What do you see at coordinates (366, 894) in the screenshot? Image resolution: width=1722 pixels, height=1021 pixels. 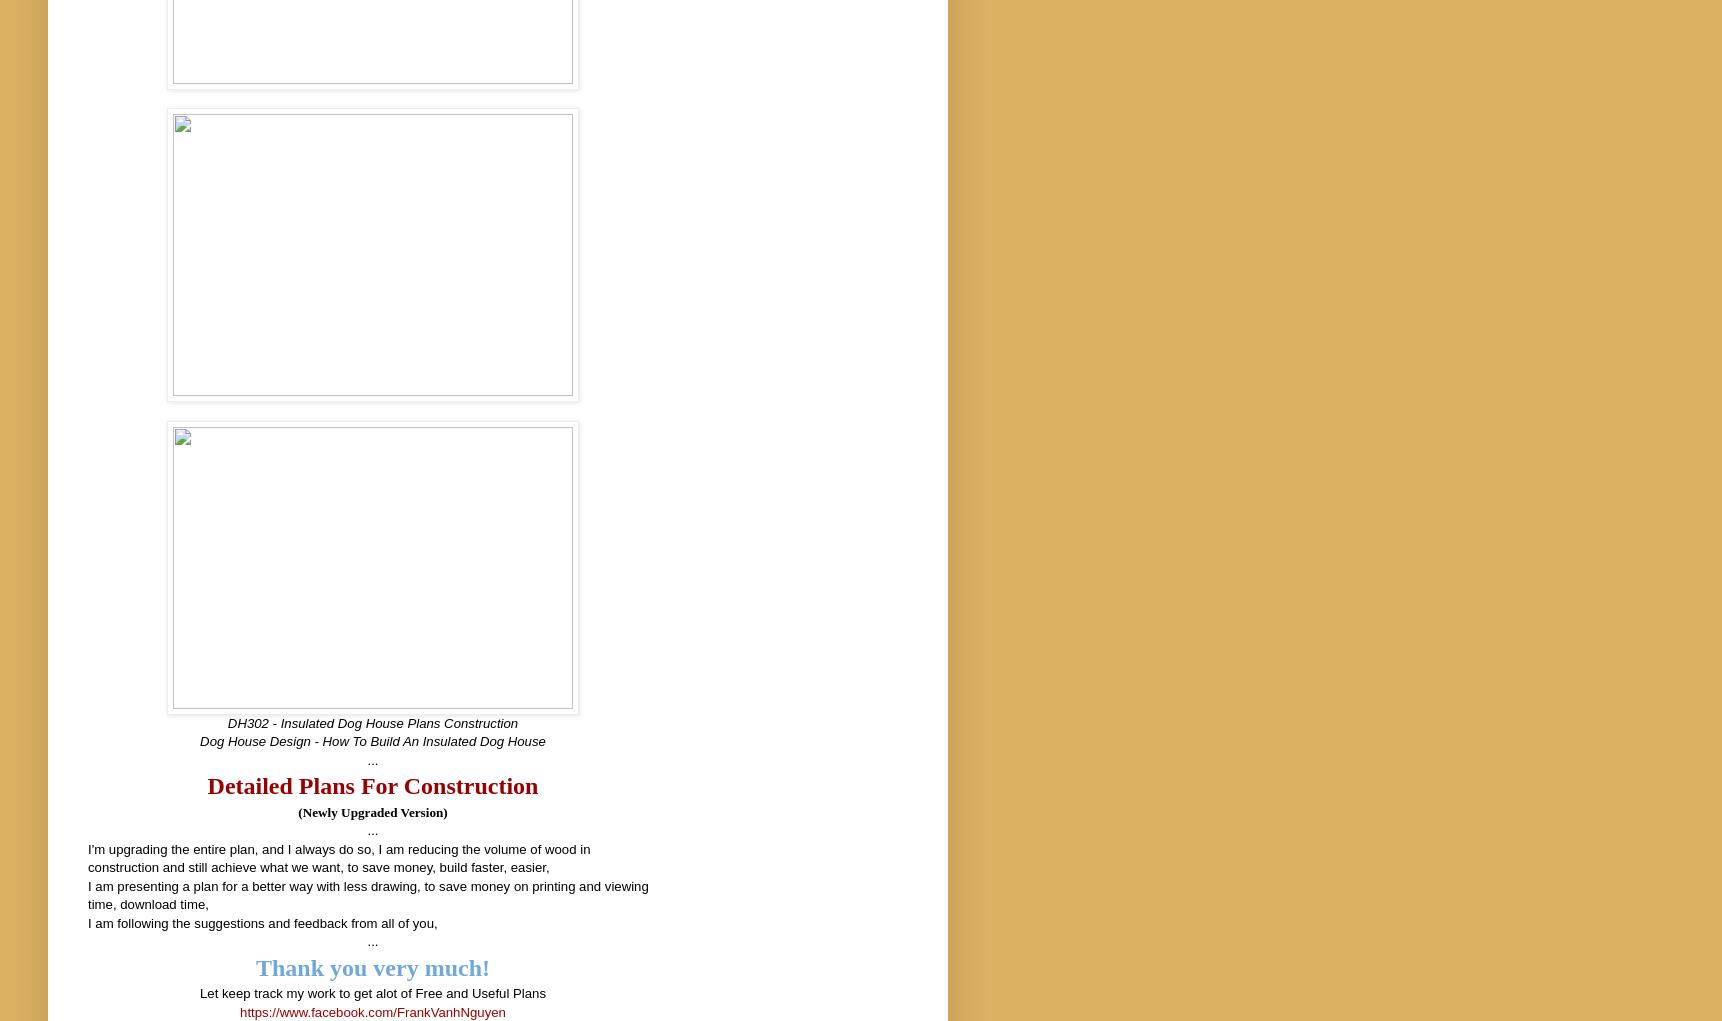 I see `'I am presenting a plan for a better way with less drawing, to save money on printing and viewing time, download time,'` at bounding box center [366, 894].